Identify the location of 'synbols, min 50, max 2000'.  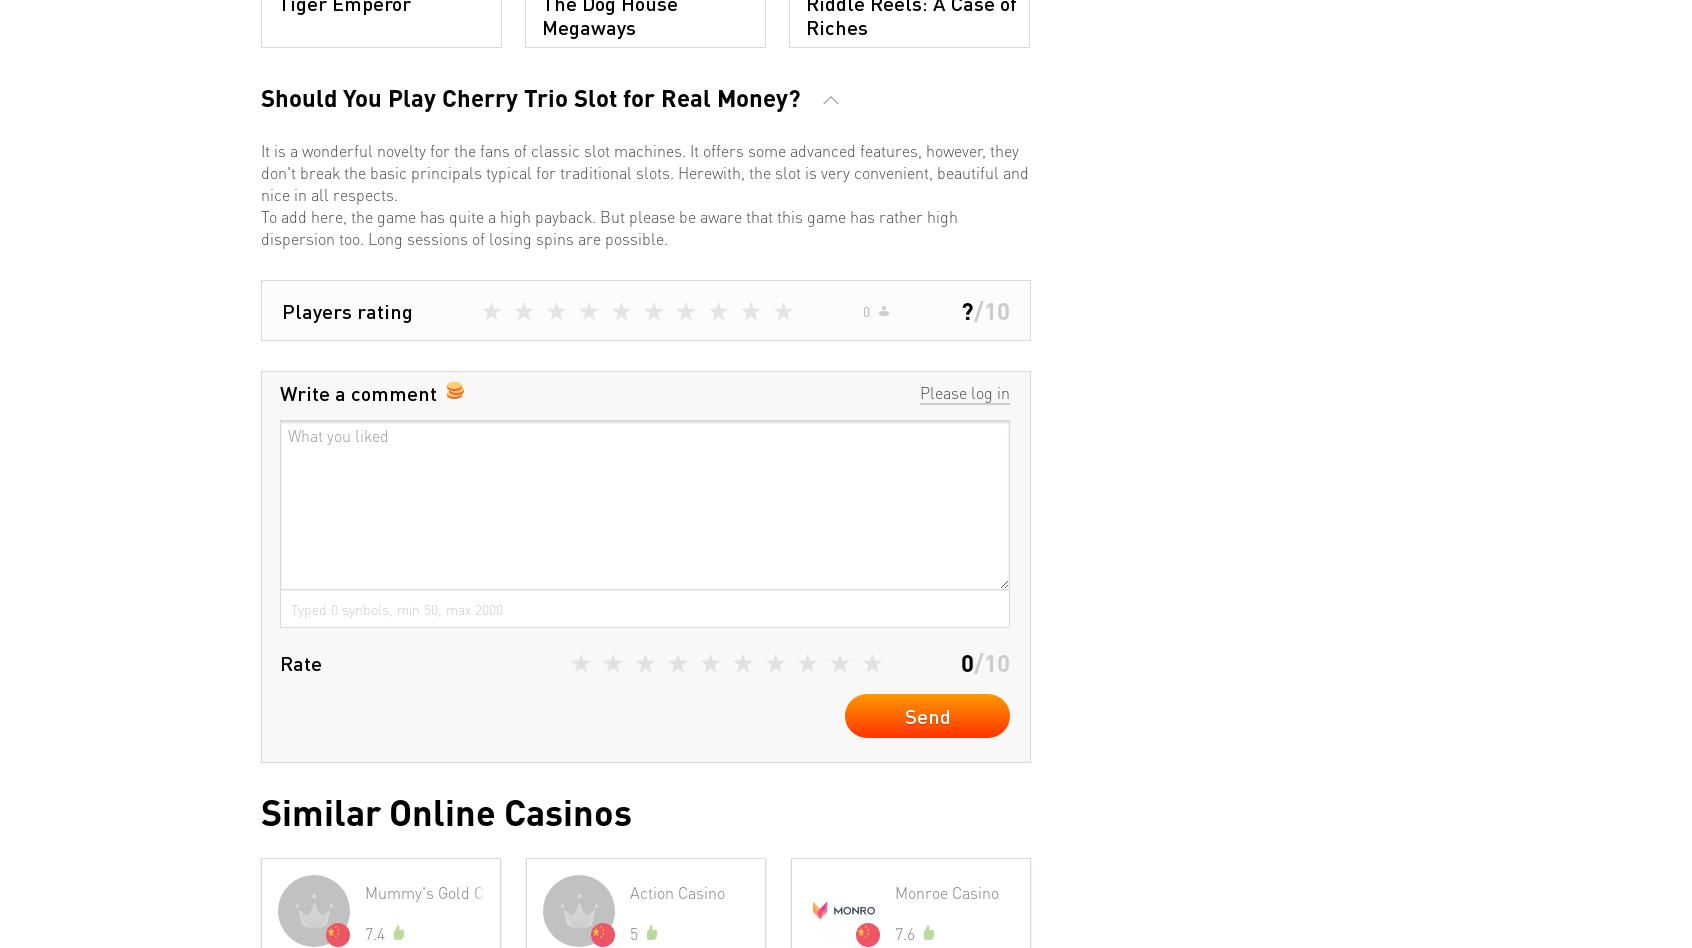
(420, 607).